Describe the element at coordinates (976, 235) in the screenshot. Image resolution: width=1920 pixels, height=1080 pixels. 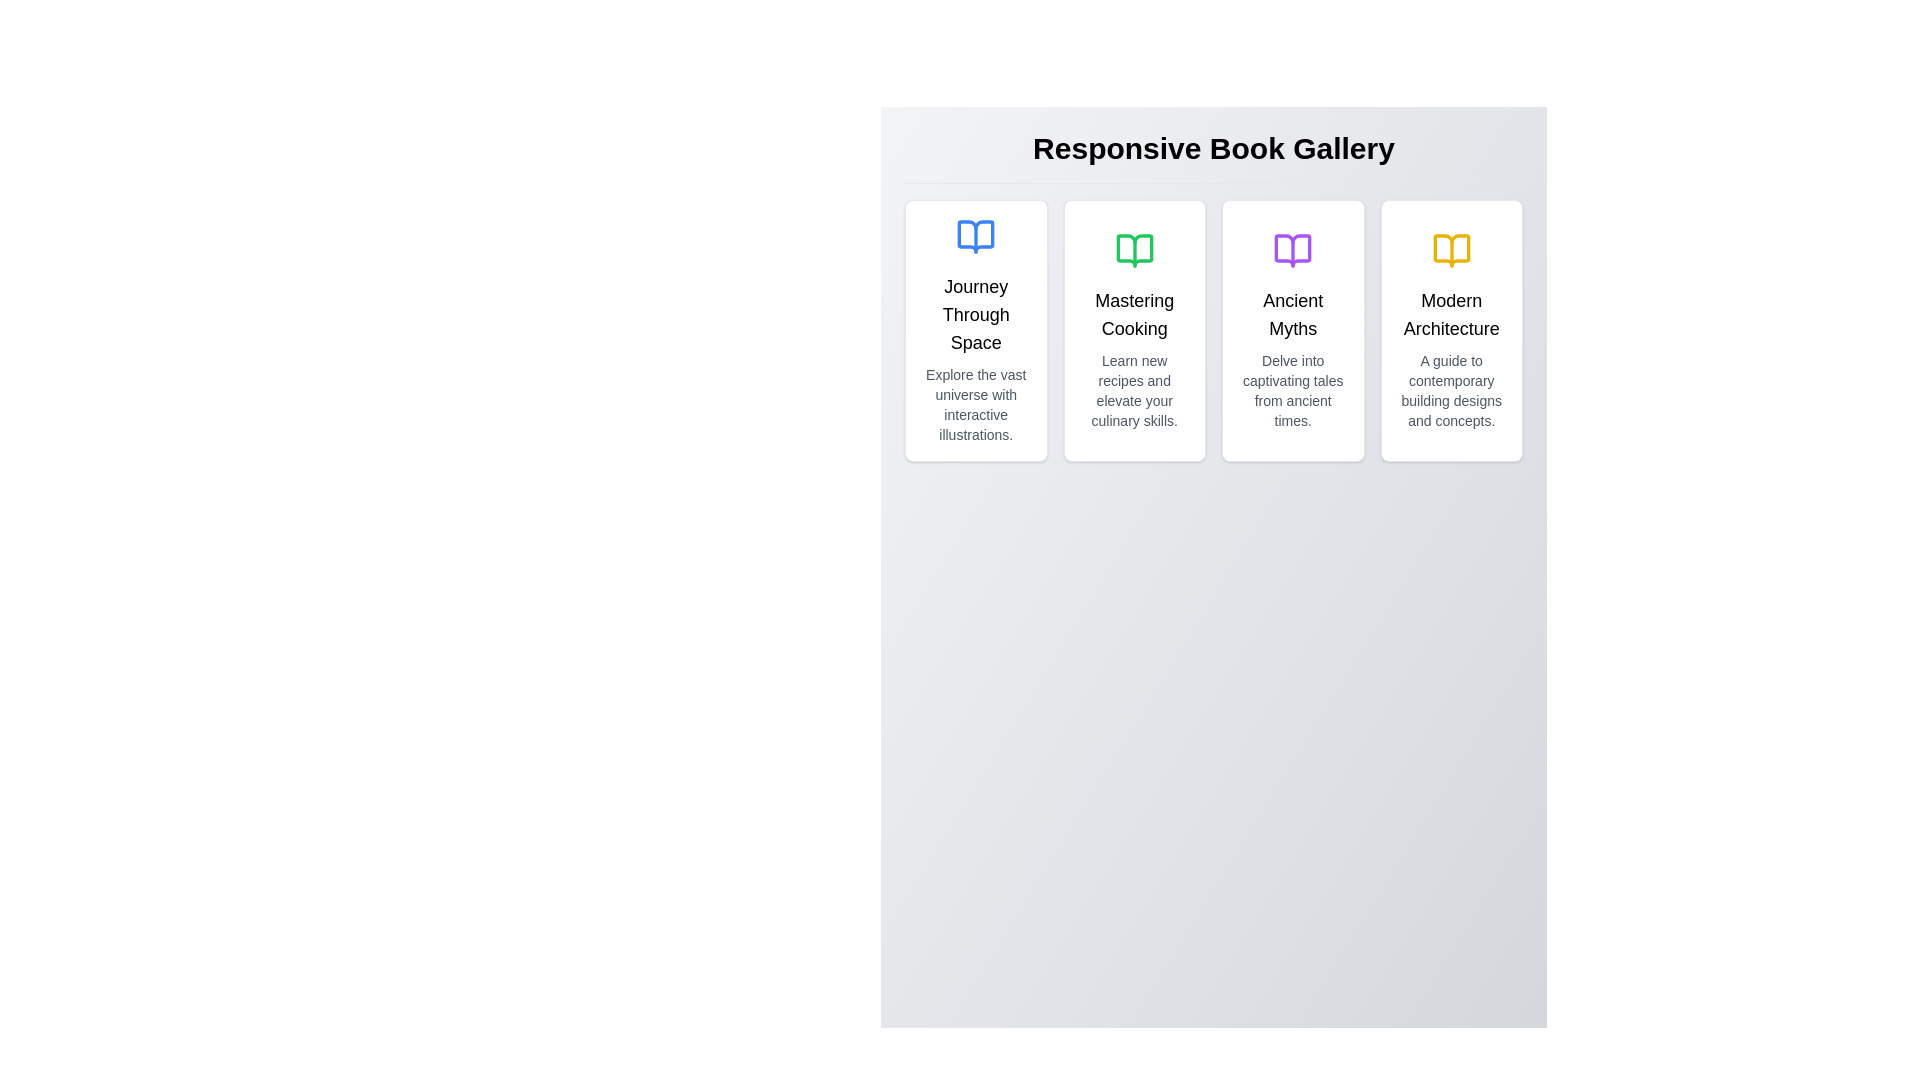
I see `the open book icon, which is visually represented with smooth vector lines in blue, located at the top center of the card titled 'Journey Through Space'` at that location.